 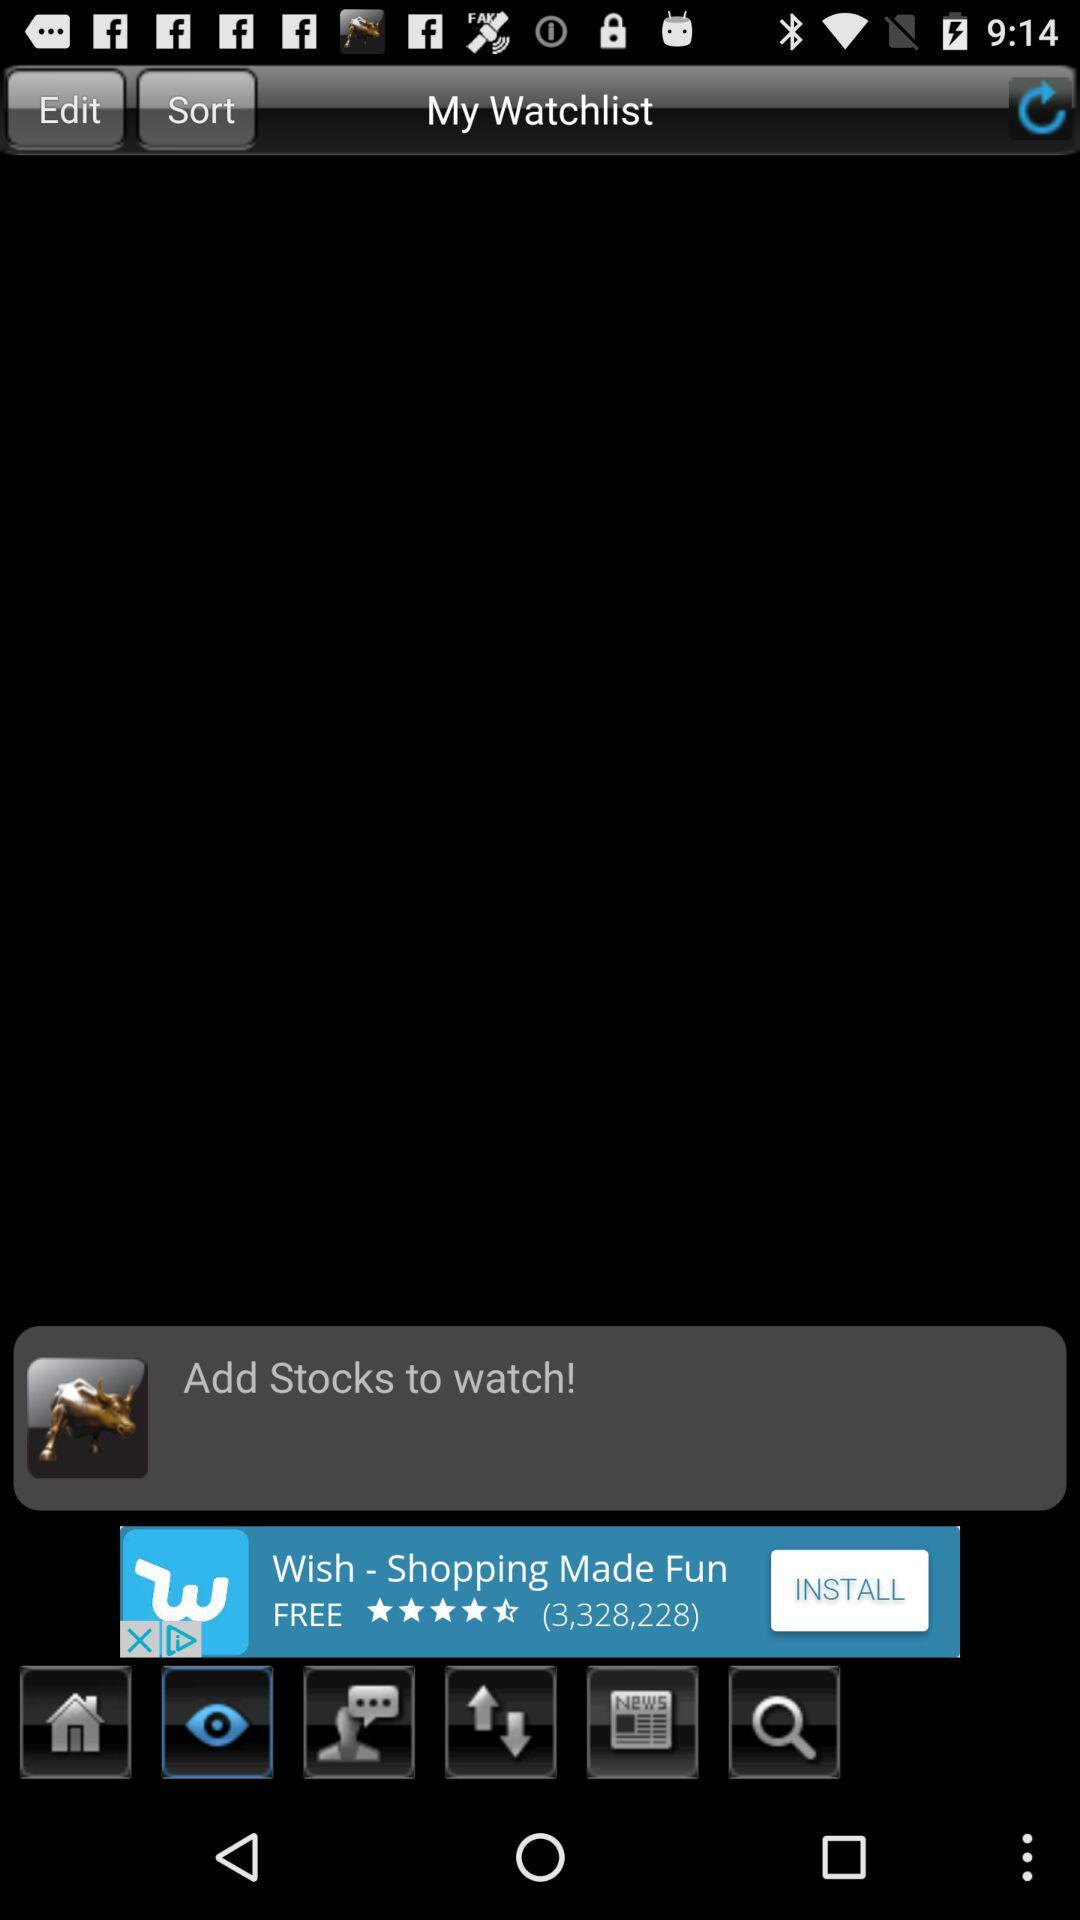 What do you see at coordinates (1039, 107) in the screenshot?
I see `refresh the page` at bounding box center [1039, 107].